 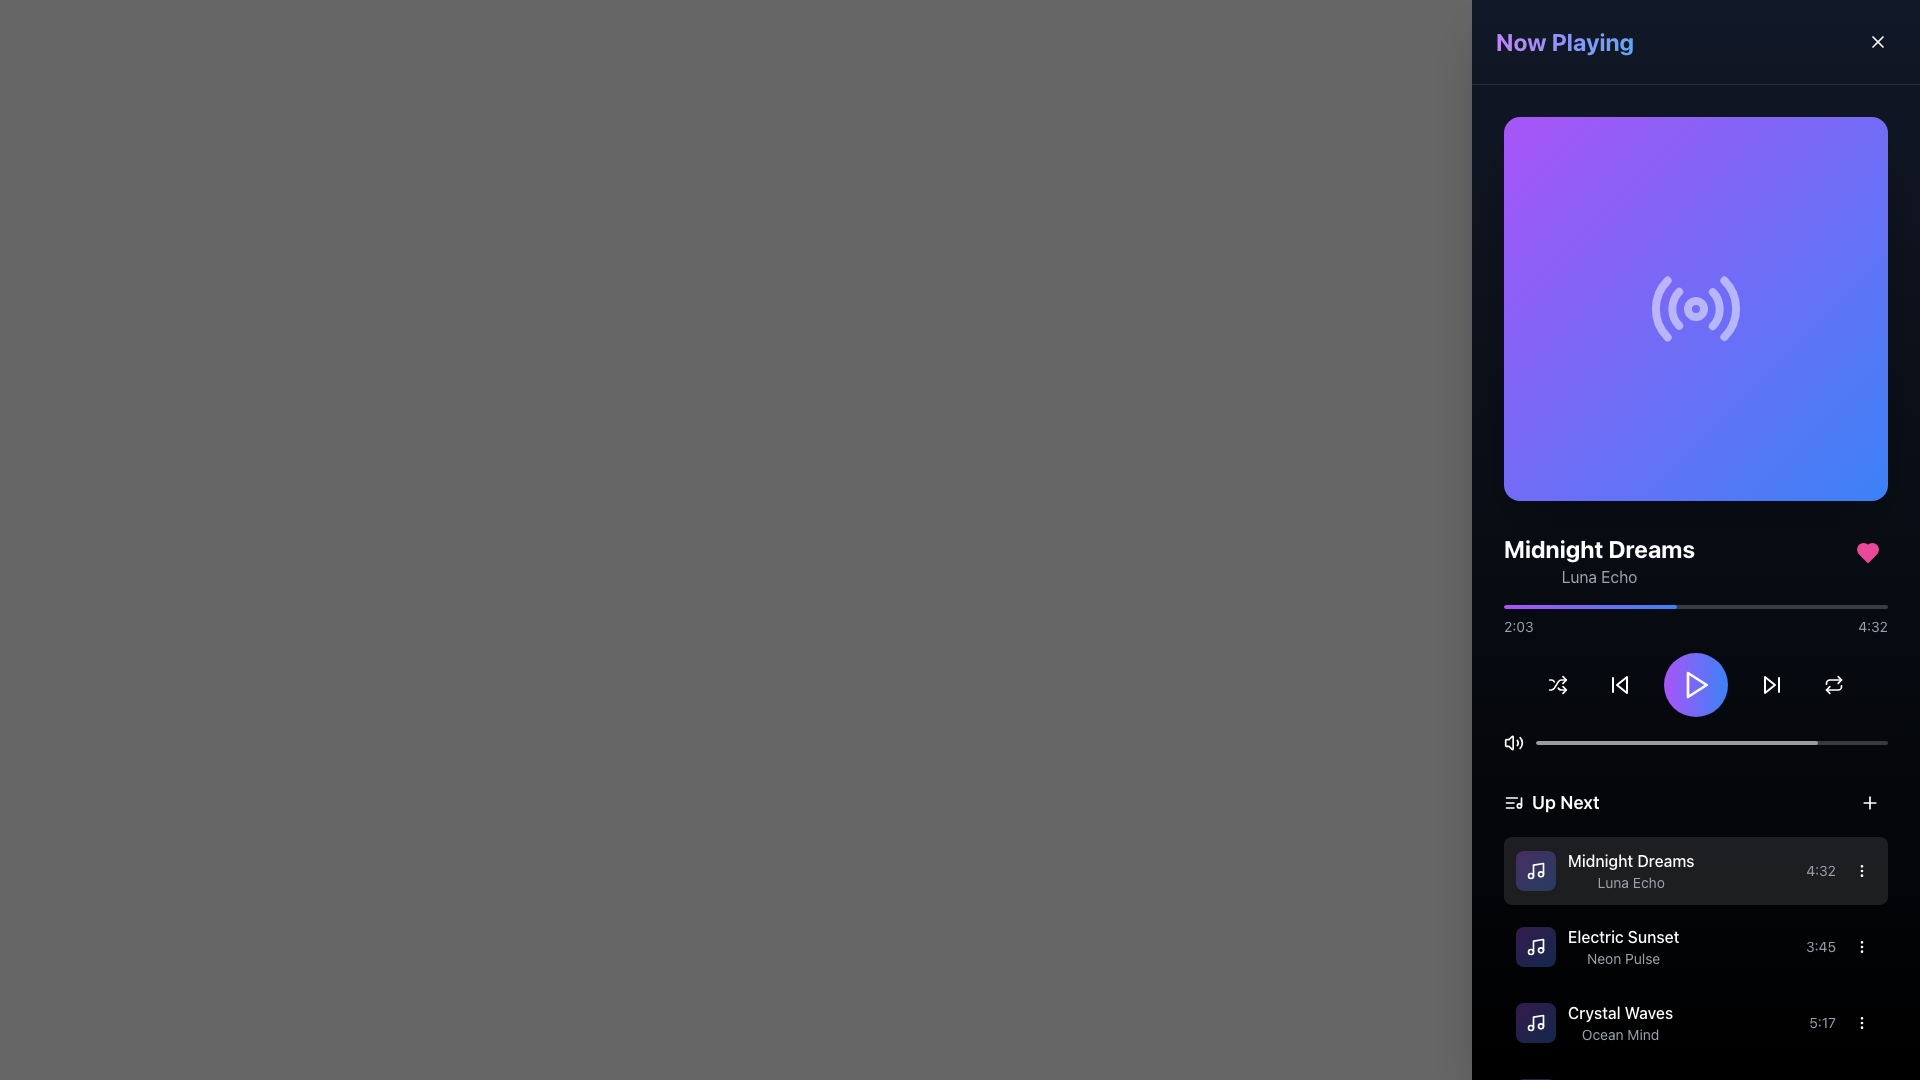 What do you see at coordinates (1557, 684) in the screenshot?
I see `the shuffle icon, which features interleaved arrows in a minimalistic design` at bounding box center [1557, 684].